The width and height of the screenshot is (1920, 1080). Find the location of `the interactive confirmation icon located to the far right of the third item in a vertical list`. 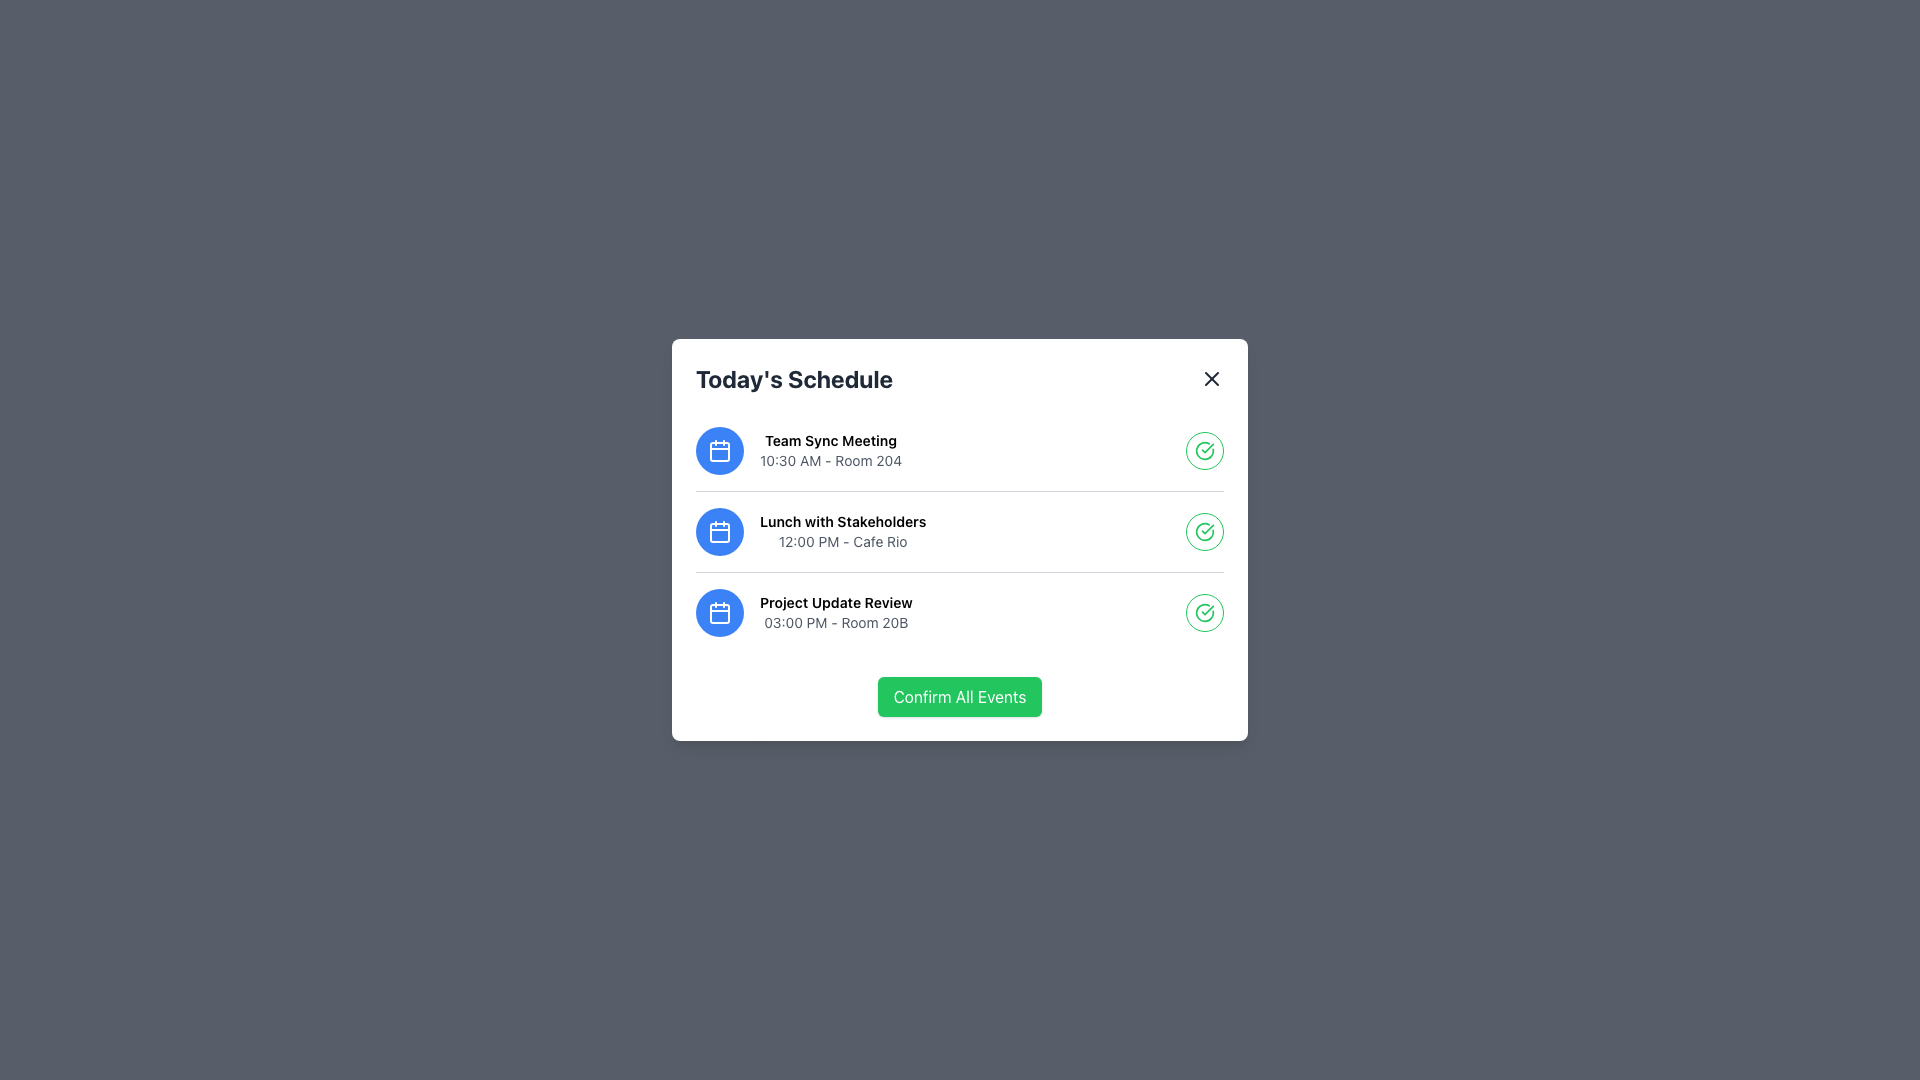

the interactive confirmation icon located to the far right of the third item in a vertical list is located at coordinates (1203, 612).